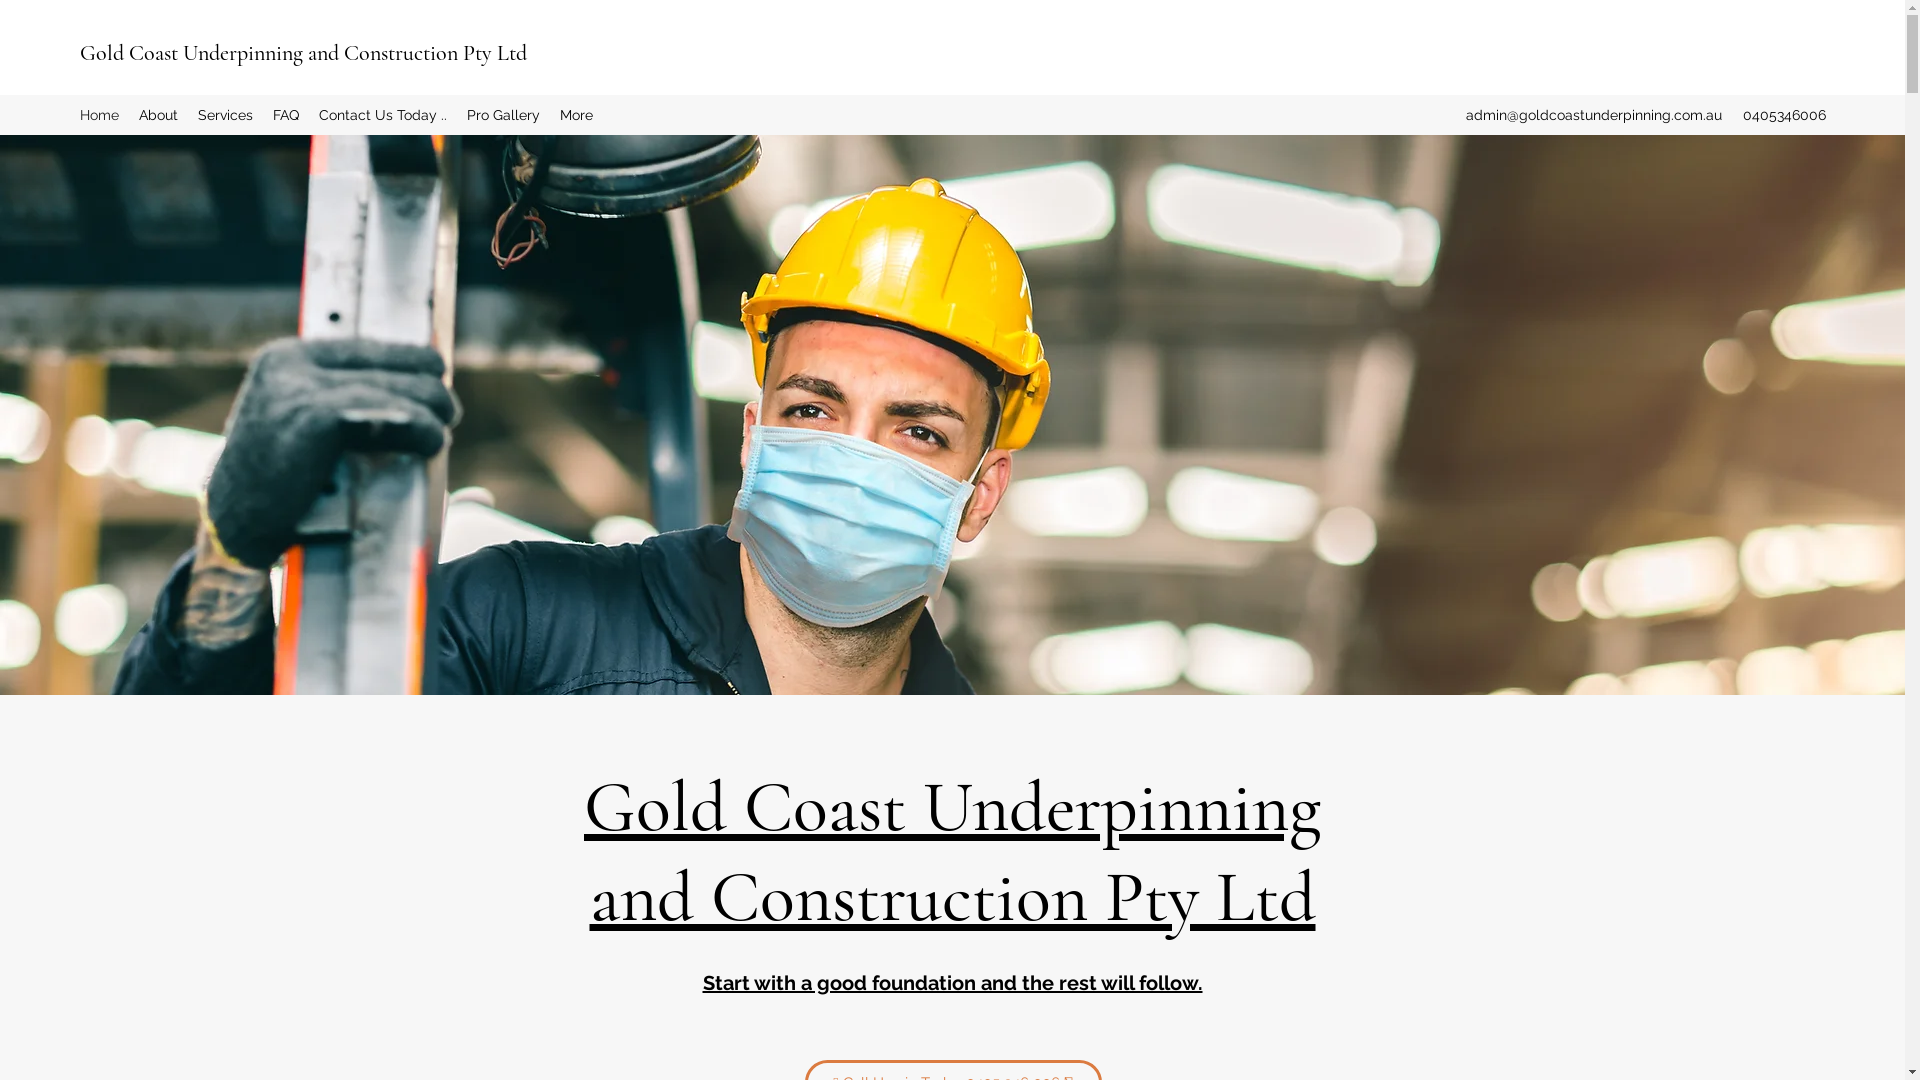  I want to click on 'About', so click(157, 115).